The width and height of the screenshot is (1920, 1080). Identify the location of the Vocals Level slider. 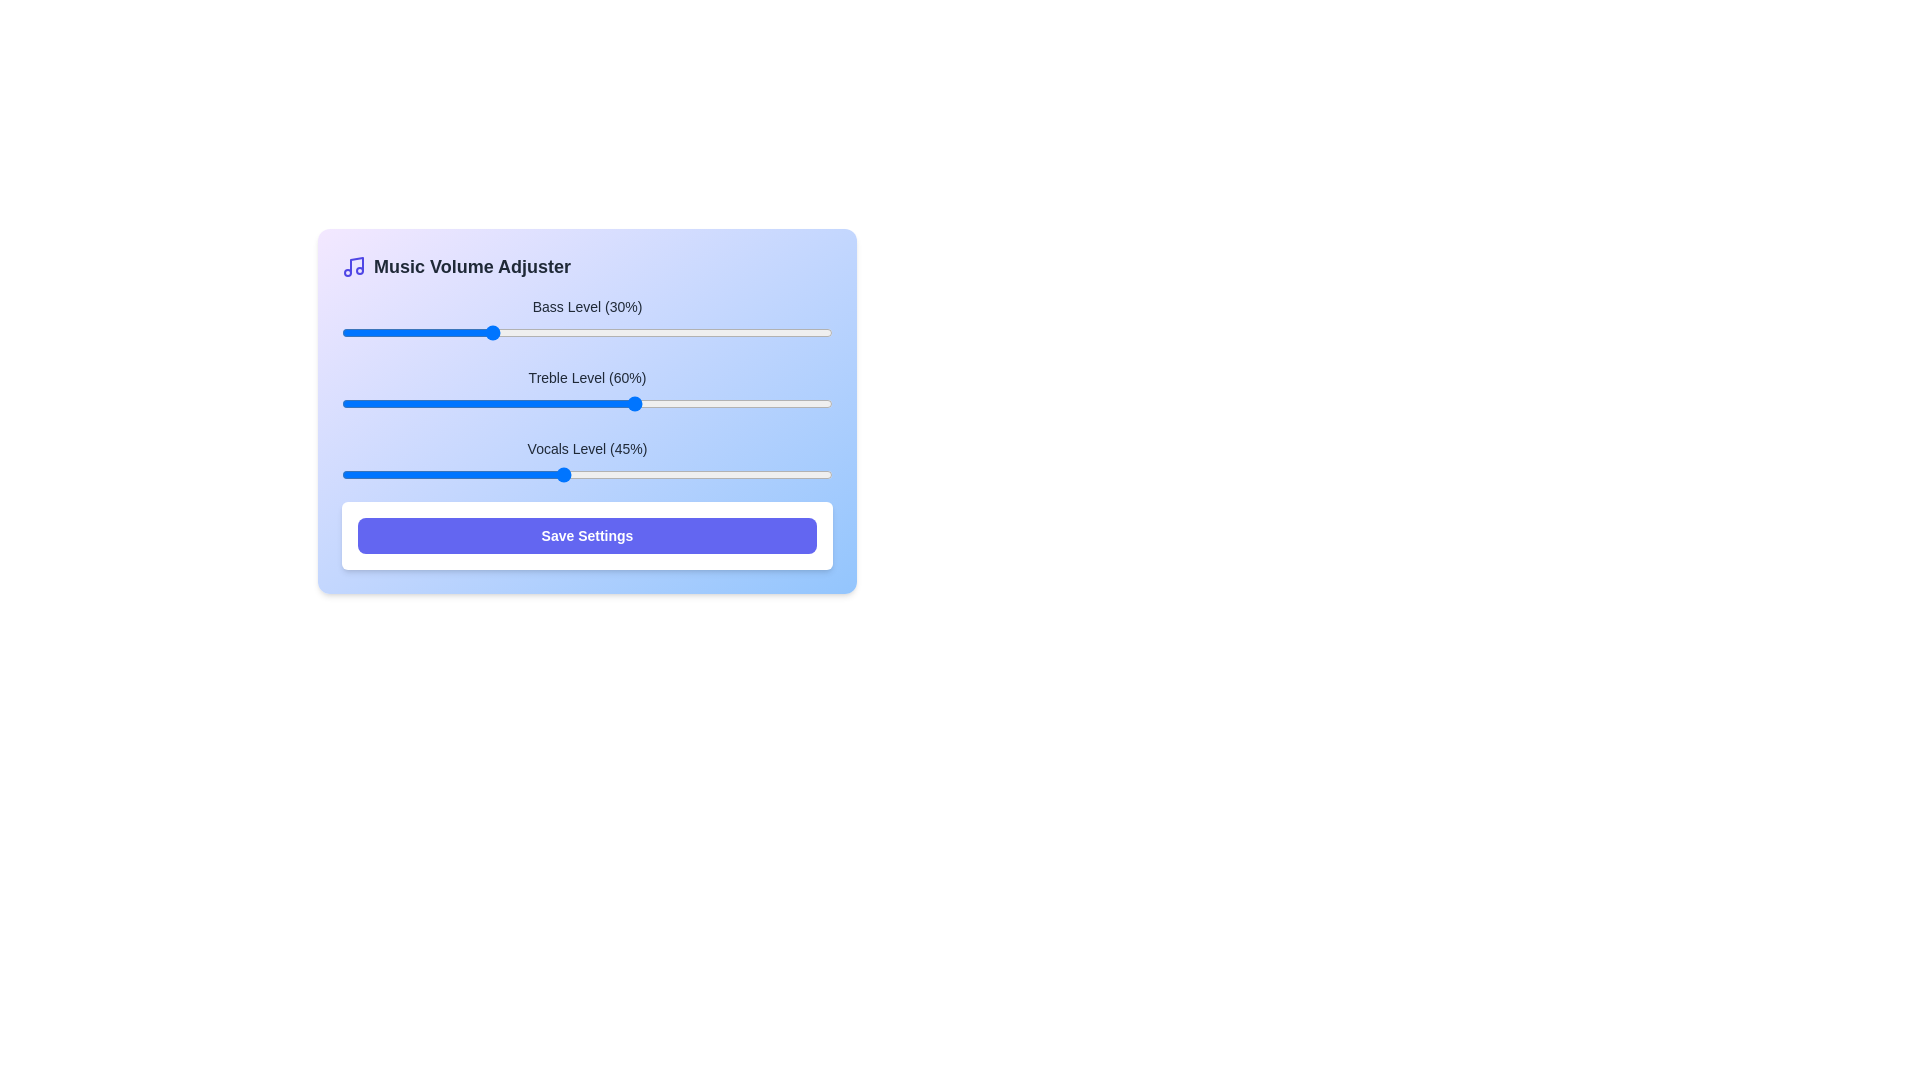
(733, 474).